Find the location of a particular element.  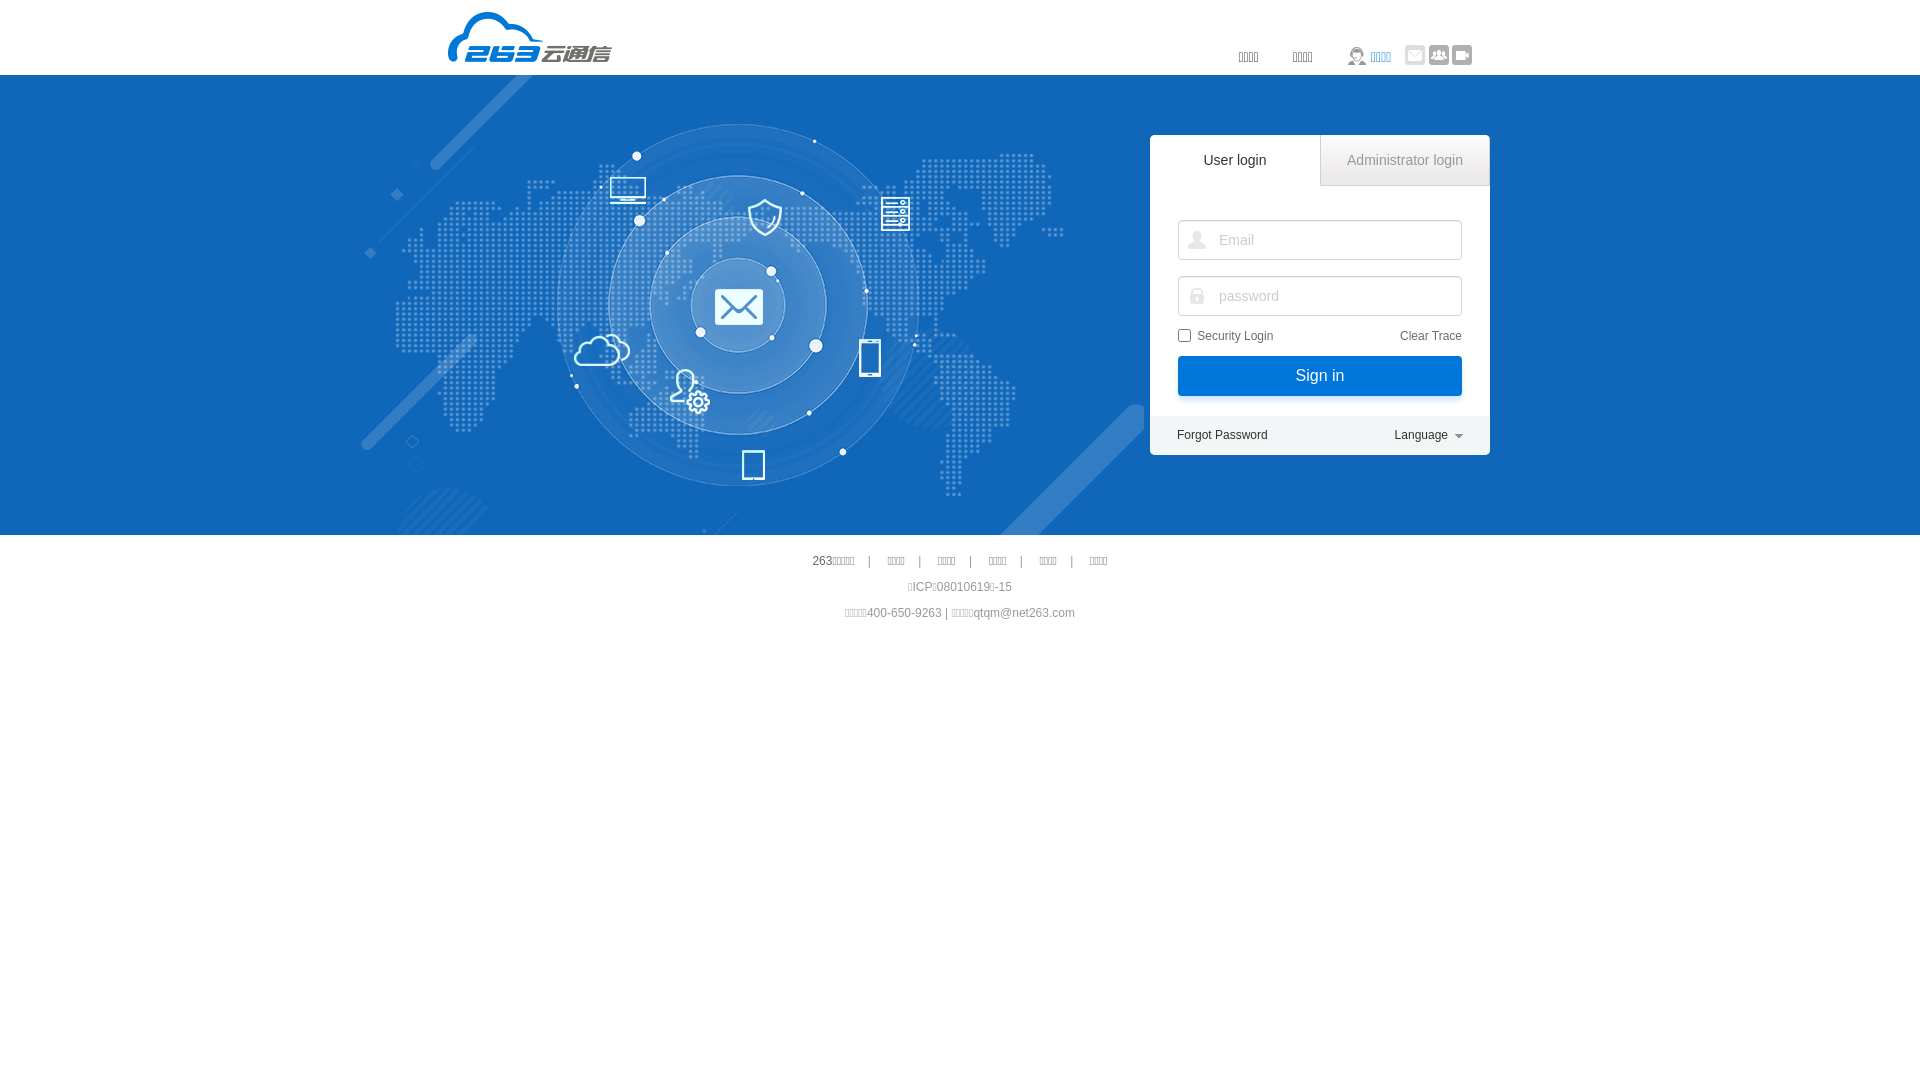

'Language' is located at coordinates (1428, 434).